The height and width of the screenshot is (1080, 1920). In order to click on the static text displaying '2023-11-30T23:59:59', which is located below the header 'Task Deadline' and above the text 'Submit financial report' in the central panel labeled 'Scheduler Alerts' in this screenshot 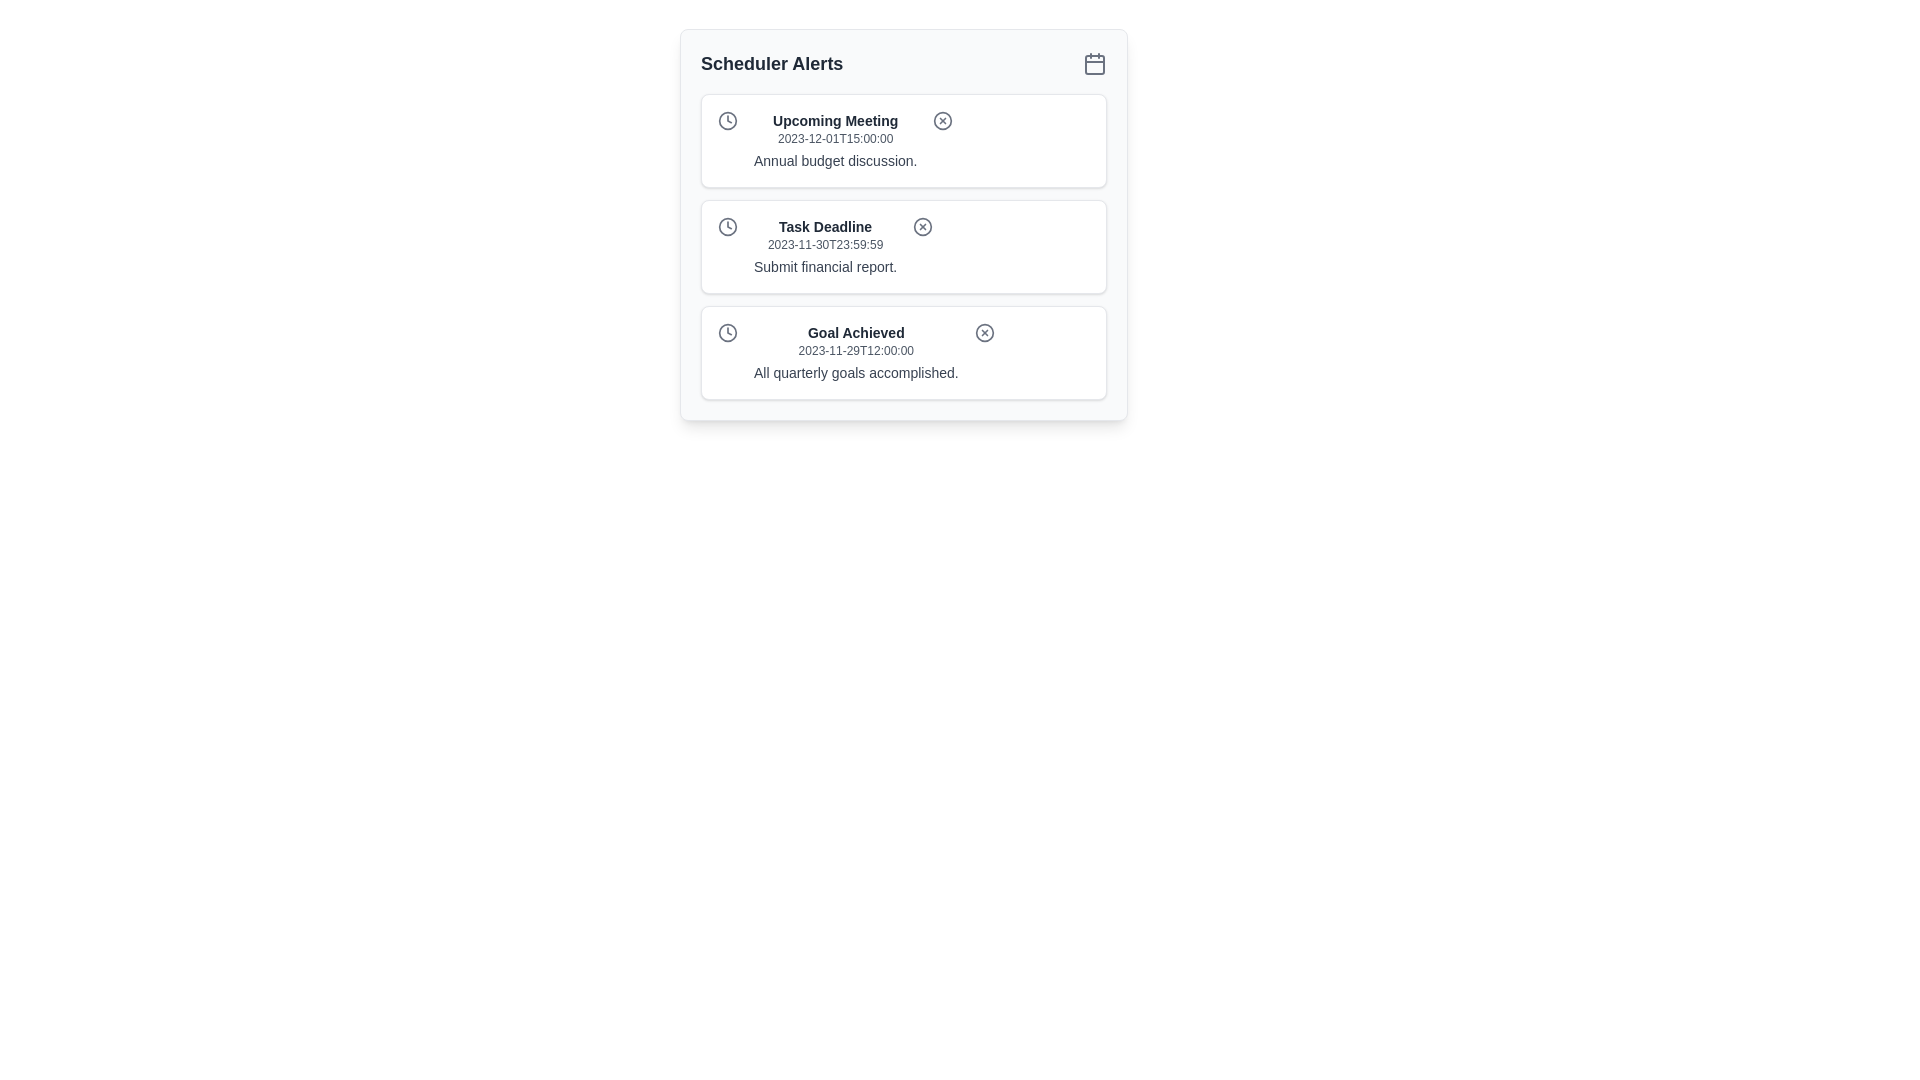, I will do `click(825, 244)`.